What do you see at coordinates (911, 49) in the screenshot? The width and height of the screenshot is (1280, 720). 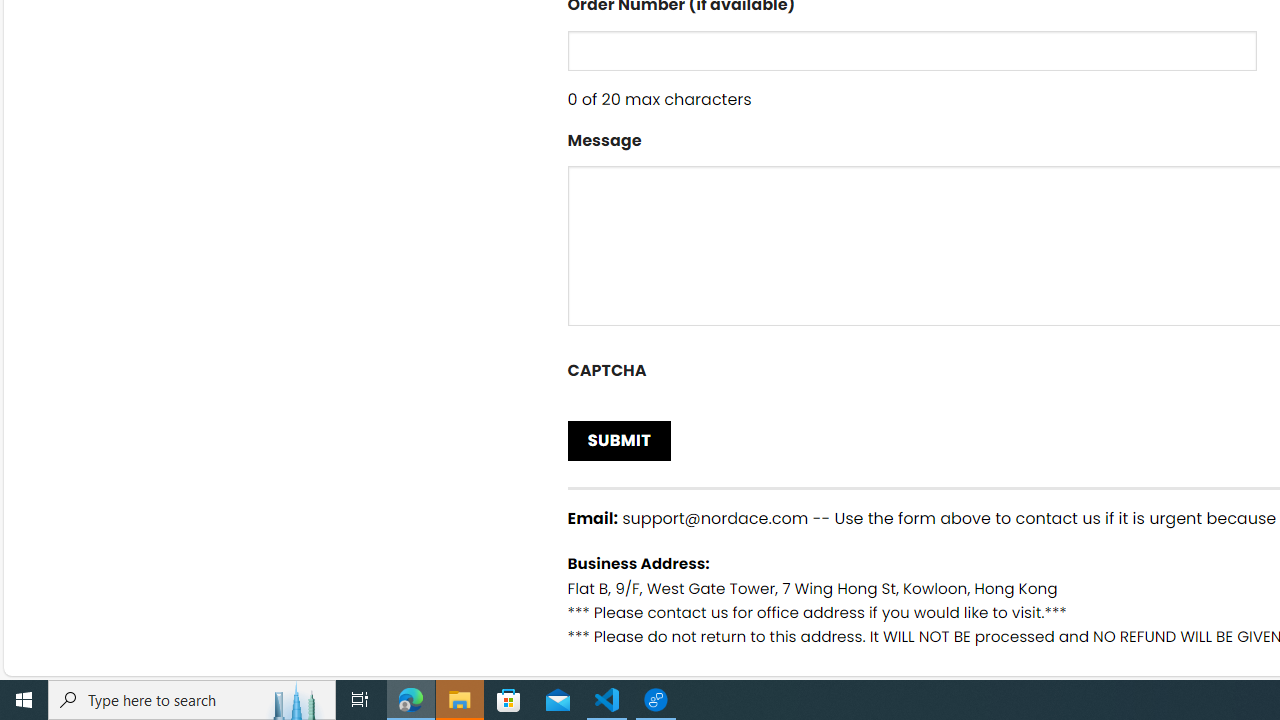 I see `'Order Number (if available)'` at bounding box center [911, 49].